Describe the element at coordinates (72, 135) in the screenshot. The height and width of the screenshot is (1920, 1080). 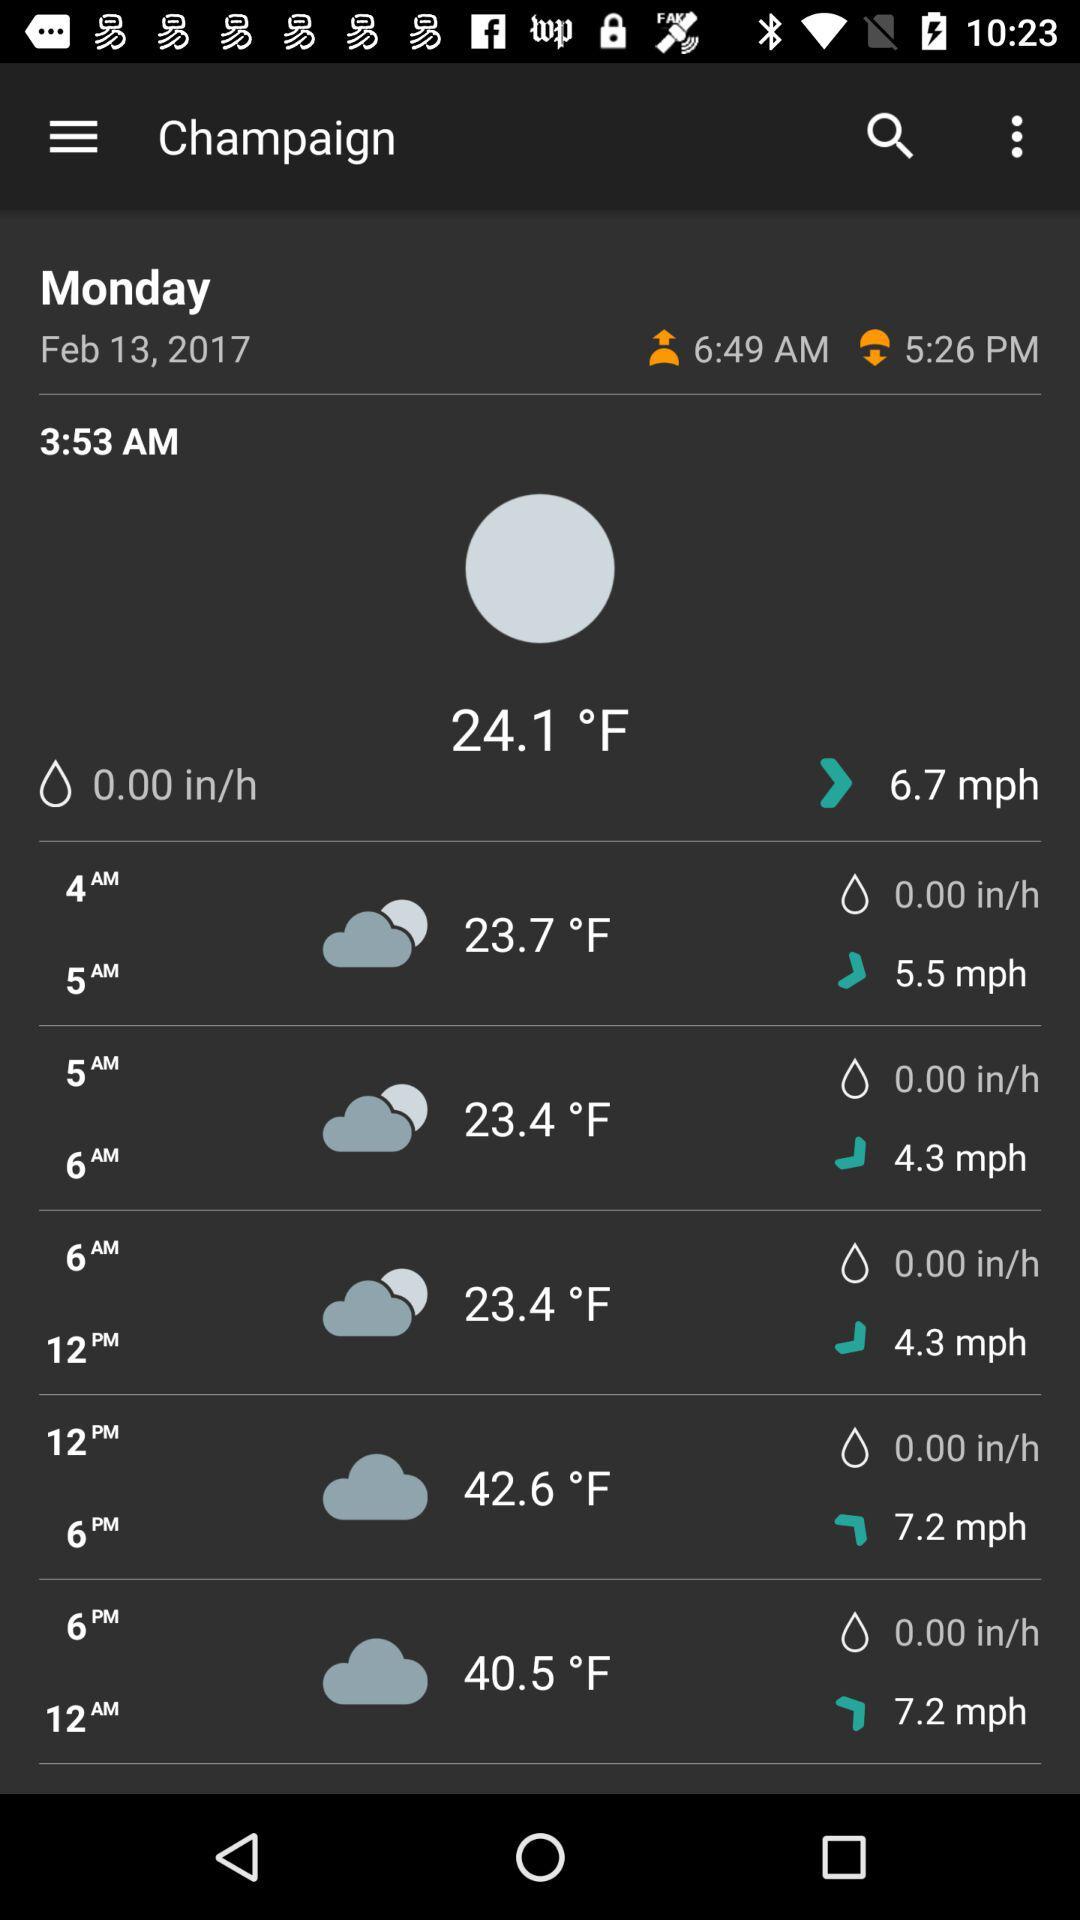
I see `the item to the left of champaign icon` at that location.